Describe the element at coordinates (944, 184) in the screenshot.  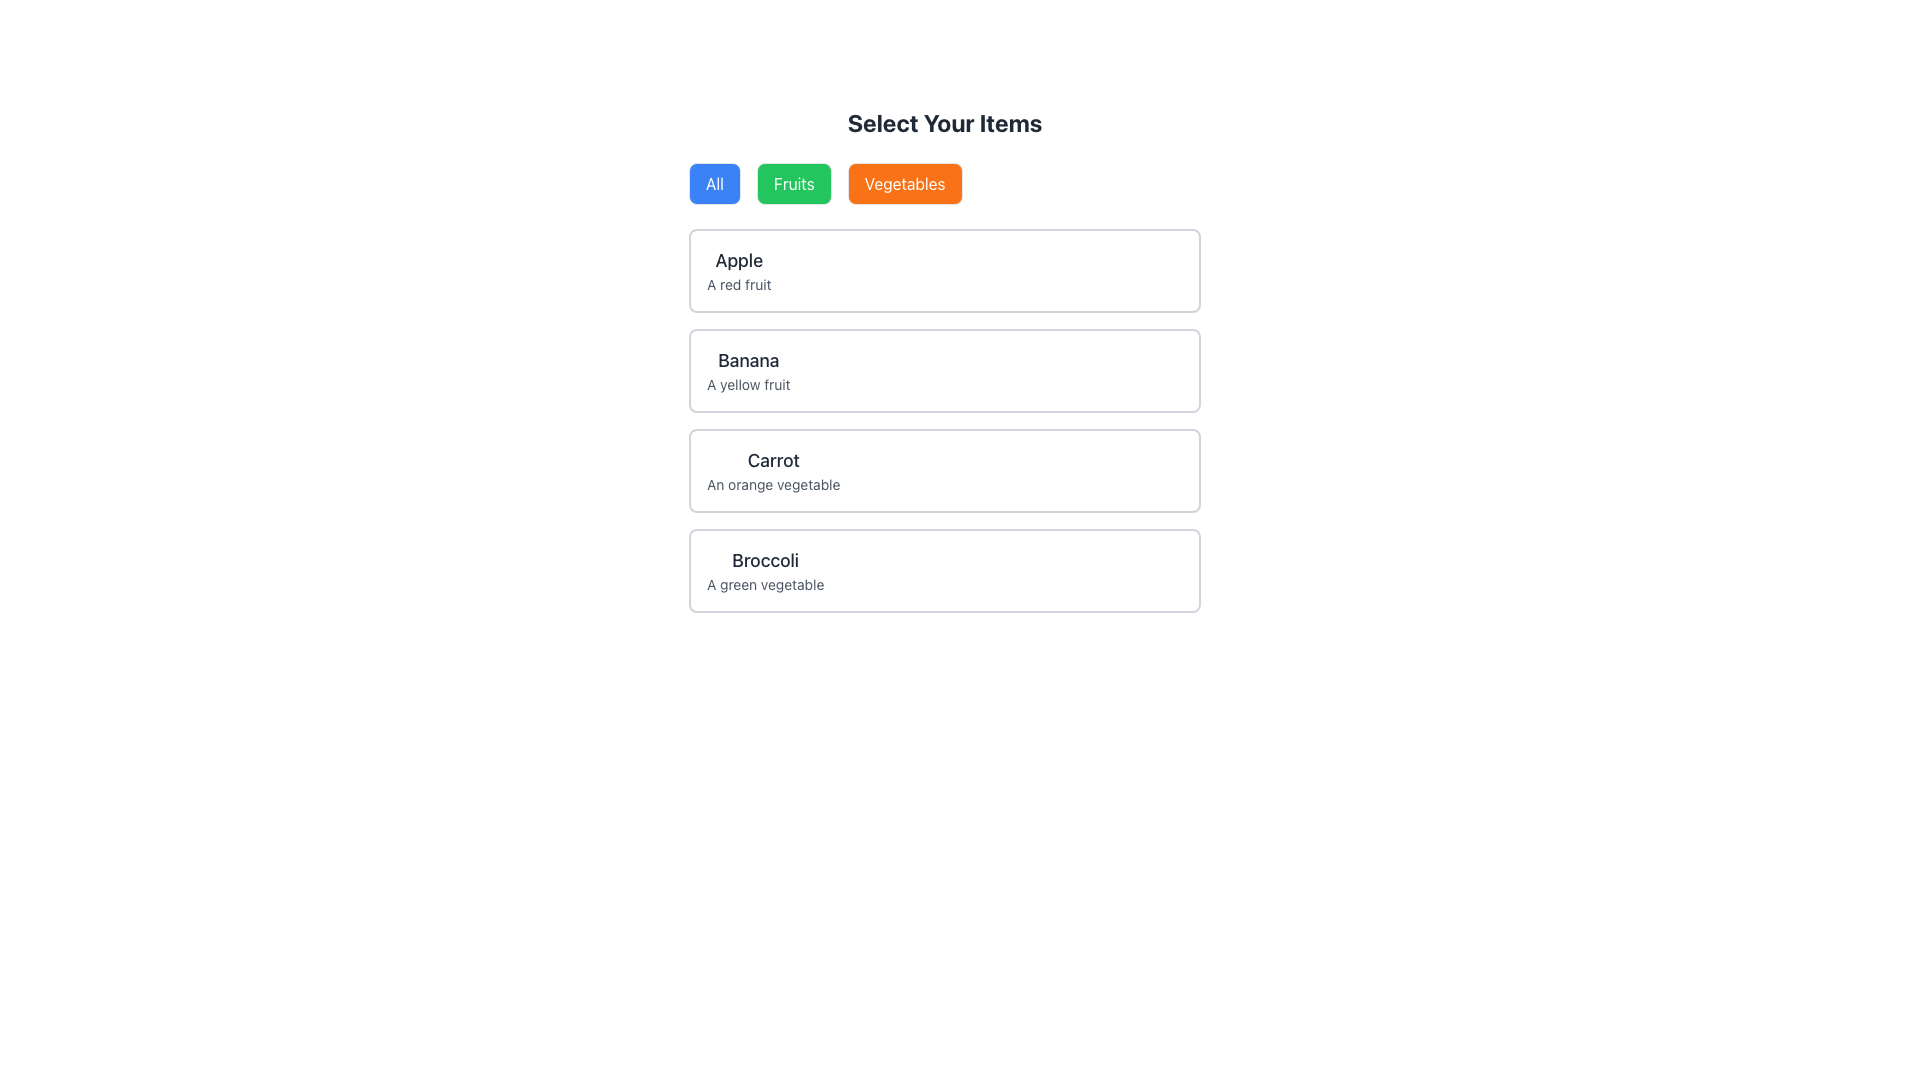
I see `the 'Vegetables' button in the segmented control to filter the displayed items and view only vegetables` at that location.